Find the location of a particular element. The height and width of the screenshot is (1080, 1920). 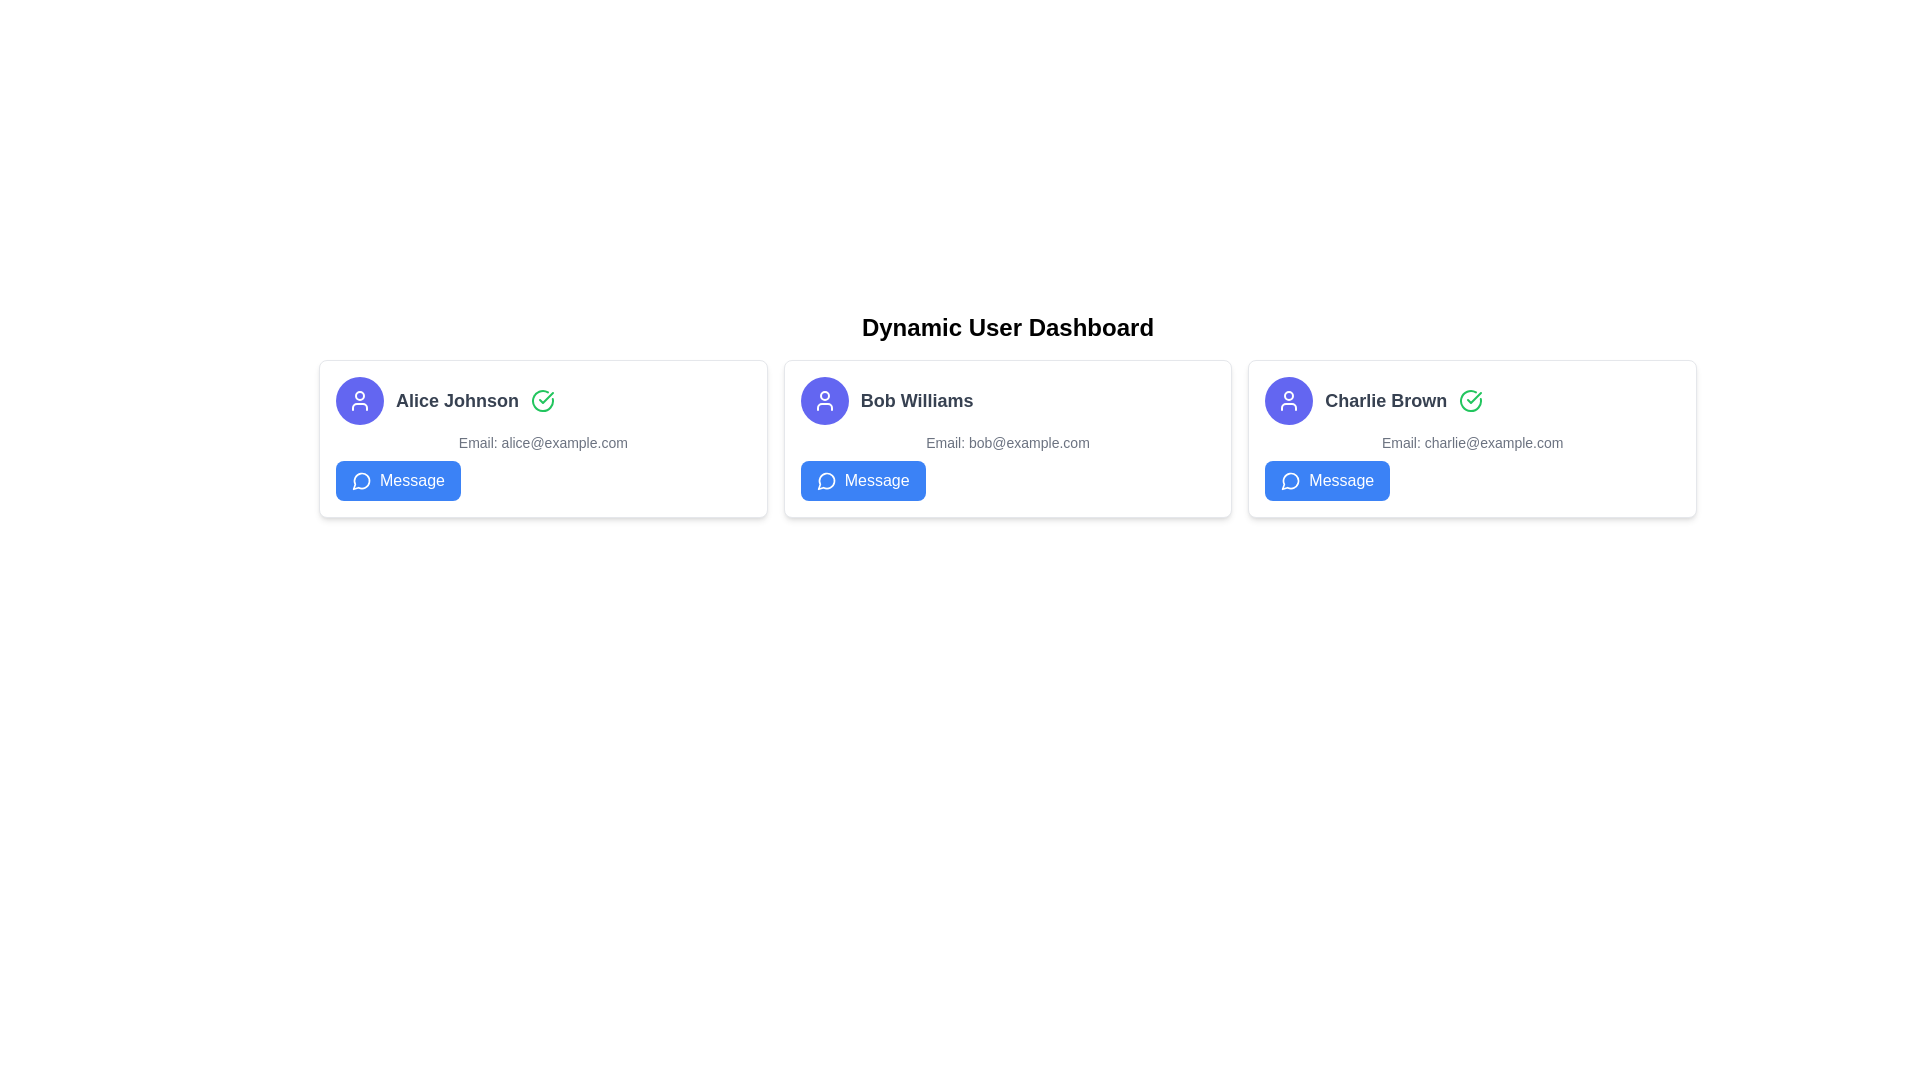

the 'Message' button icon in Charlie Brown's card, which is represented by a circular speech bubble outline is located at coordinates (1290, 481).